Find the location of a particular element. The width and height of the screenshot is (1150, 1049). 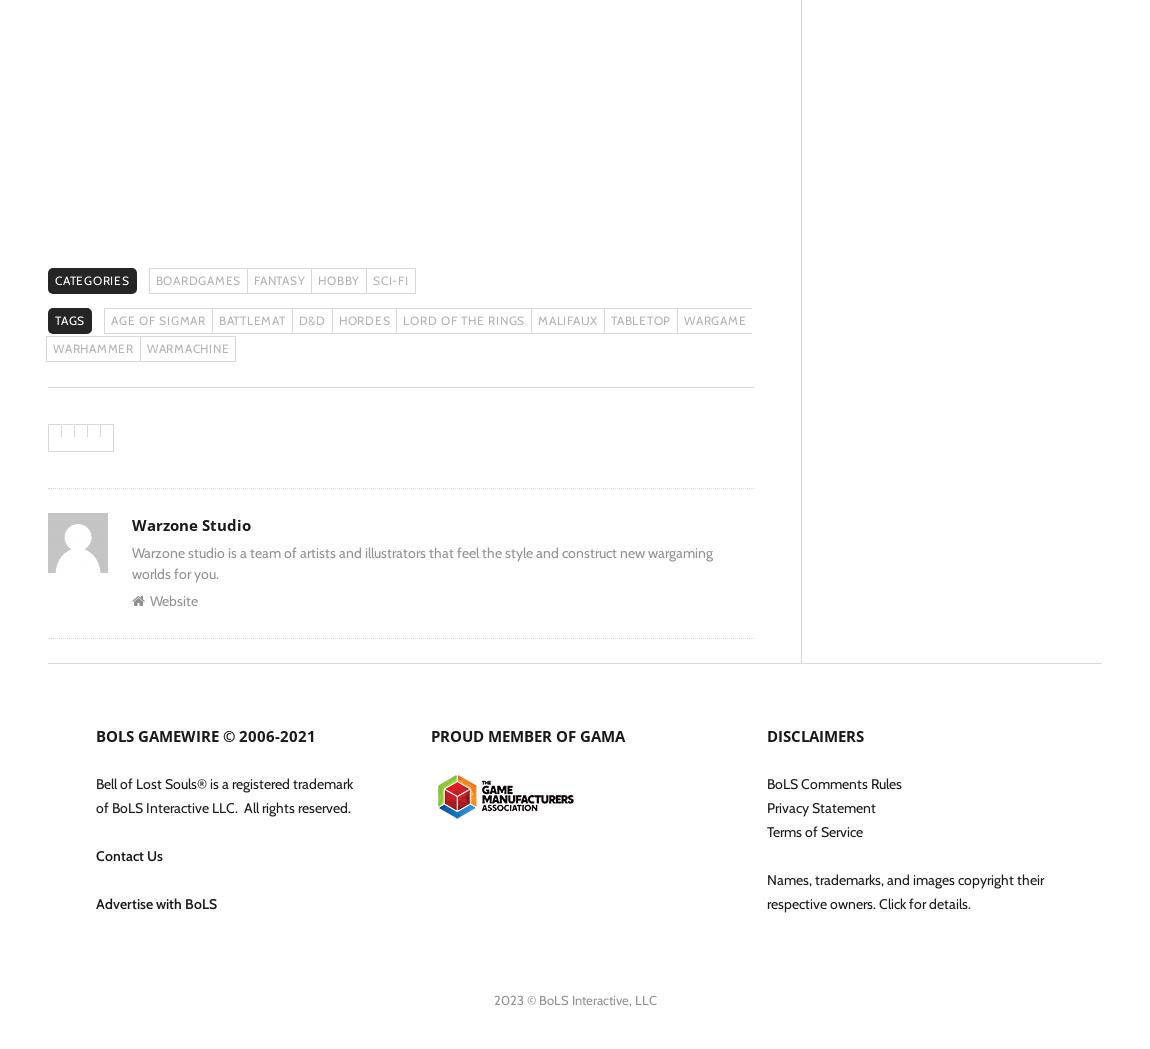

'Privacy Statement' is located at coordinates (821, 806).